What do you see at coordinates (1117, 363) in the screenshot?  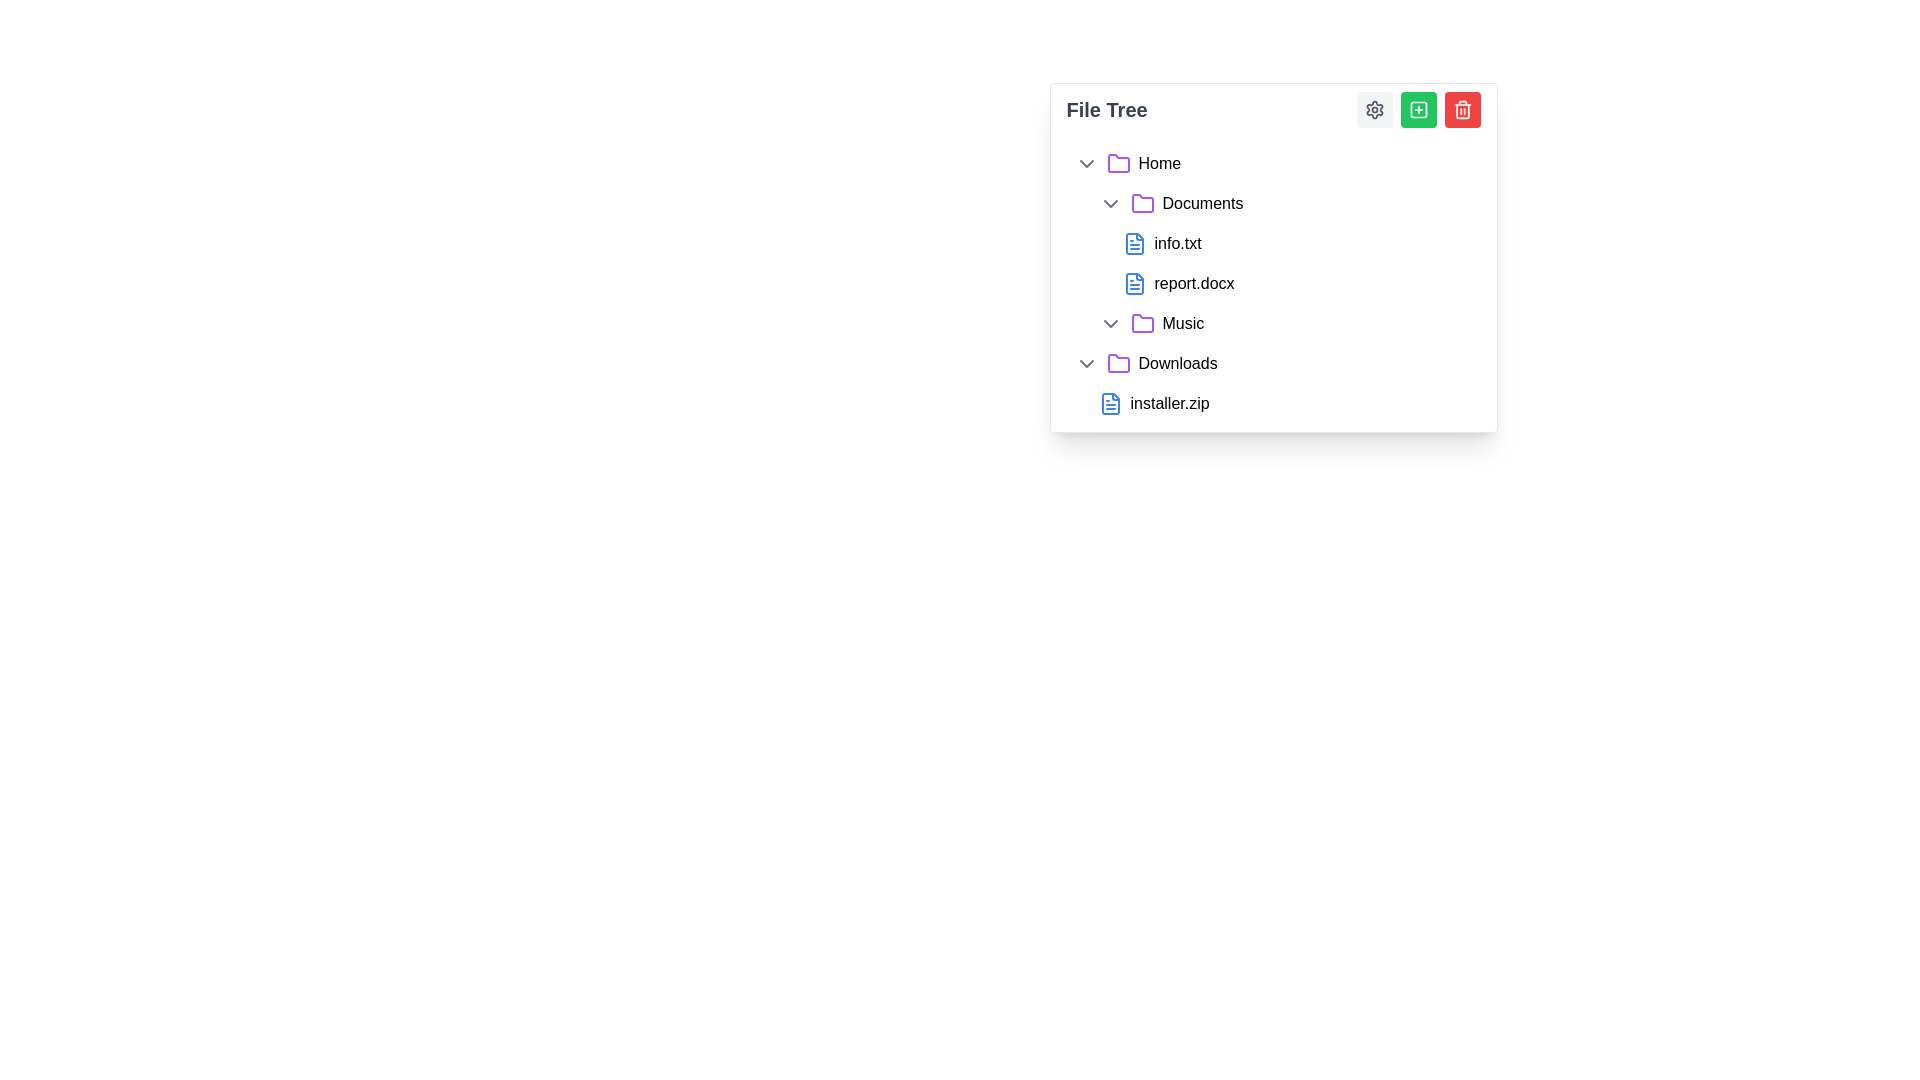 I see `the 'Downloads' folder icon in the file tree` at bounding box center [1117, 363].